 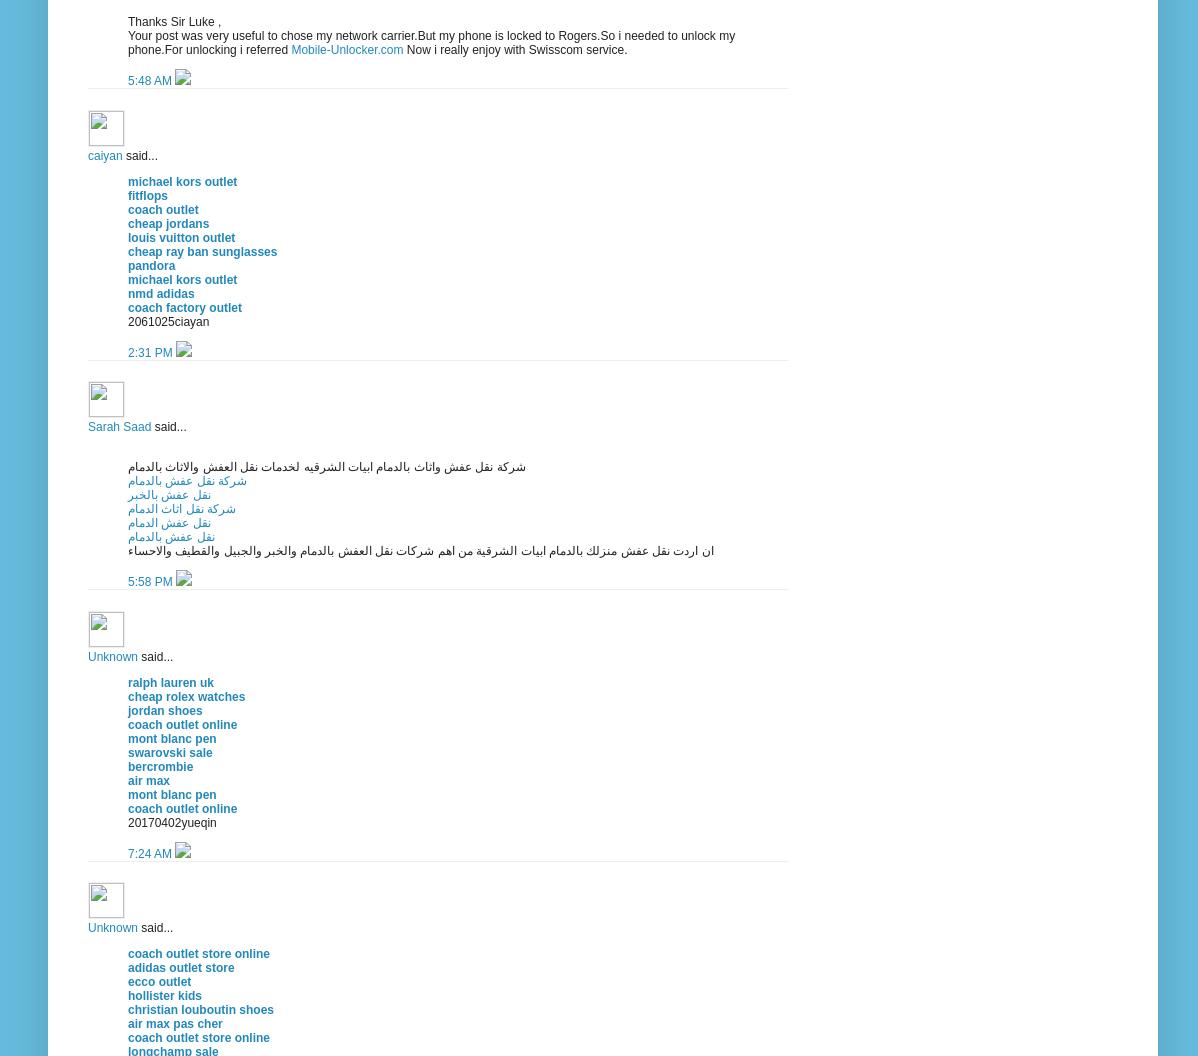 I want to click on 'Mobile-Unlocker.com', so click(x=345, y=49).